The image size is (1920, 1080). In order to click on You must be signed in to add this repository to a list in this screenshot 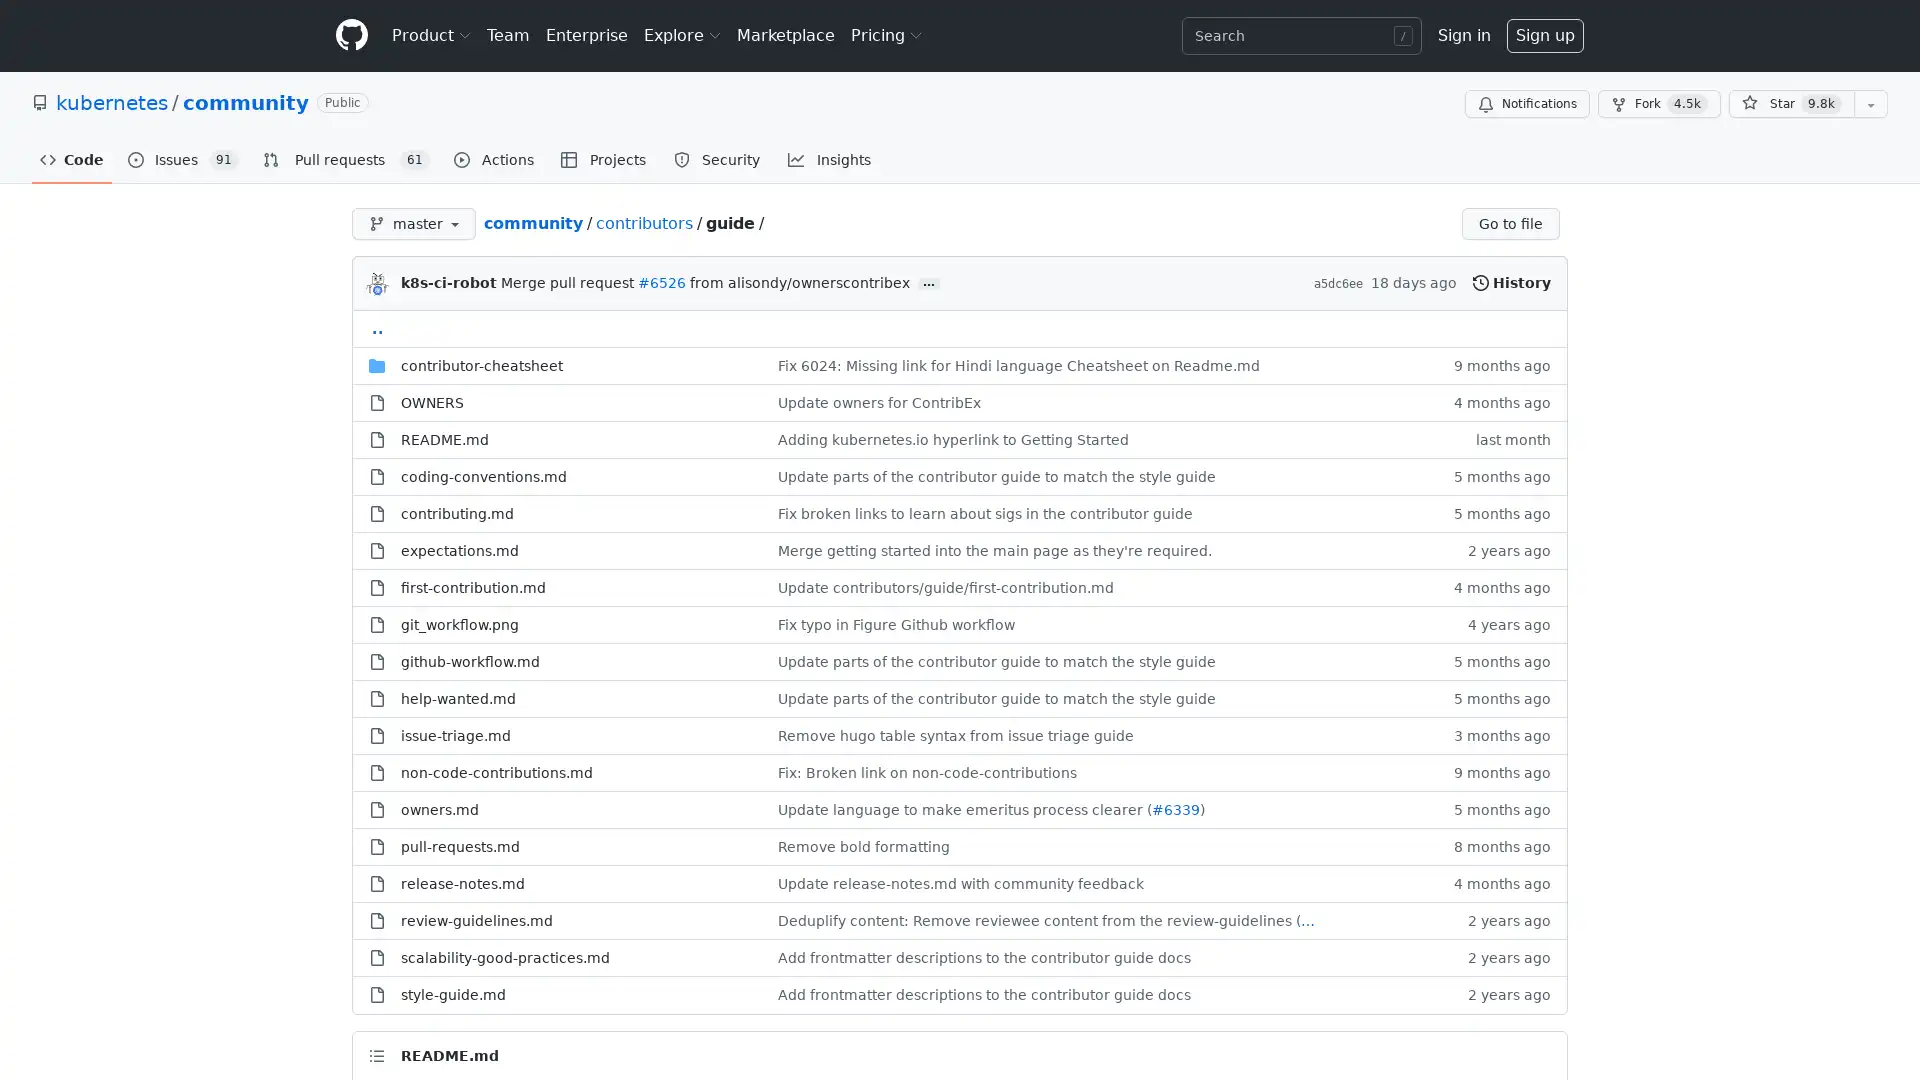, I will do `click(1870, 104)`.